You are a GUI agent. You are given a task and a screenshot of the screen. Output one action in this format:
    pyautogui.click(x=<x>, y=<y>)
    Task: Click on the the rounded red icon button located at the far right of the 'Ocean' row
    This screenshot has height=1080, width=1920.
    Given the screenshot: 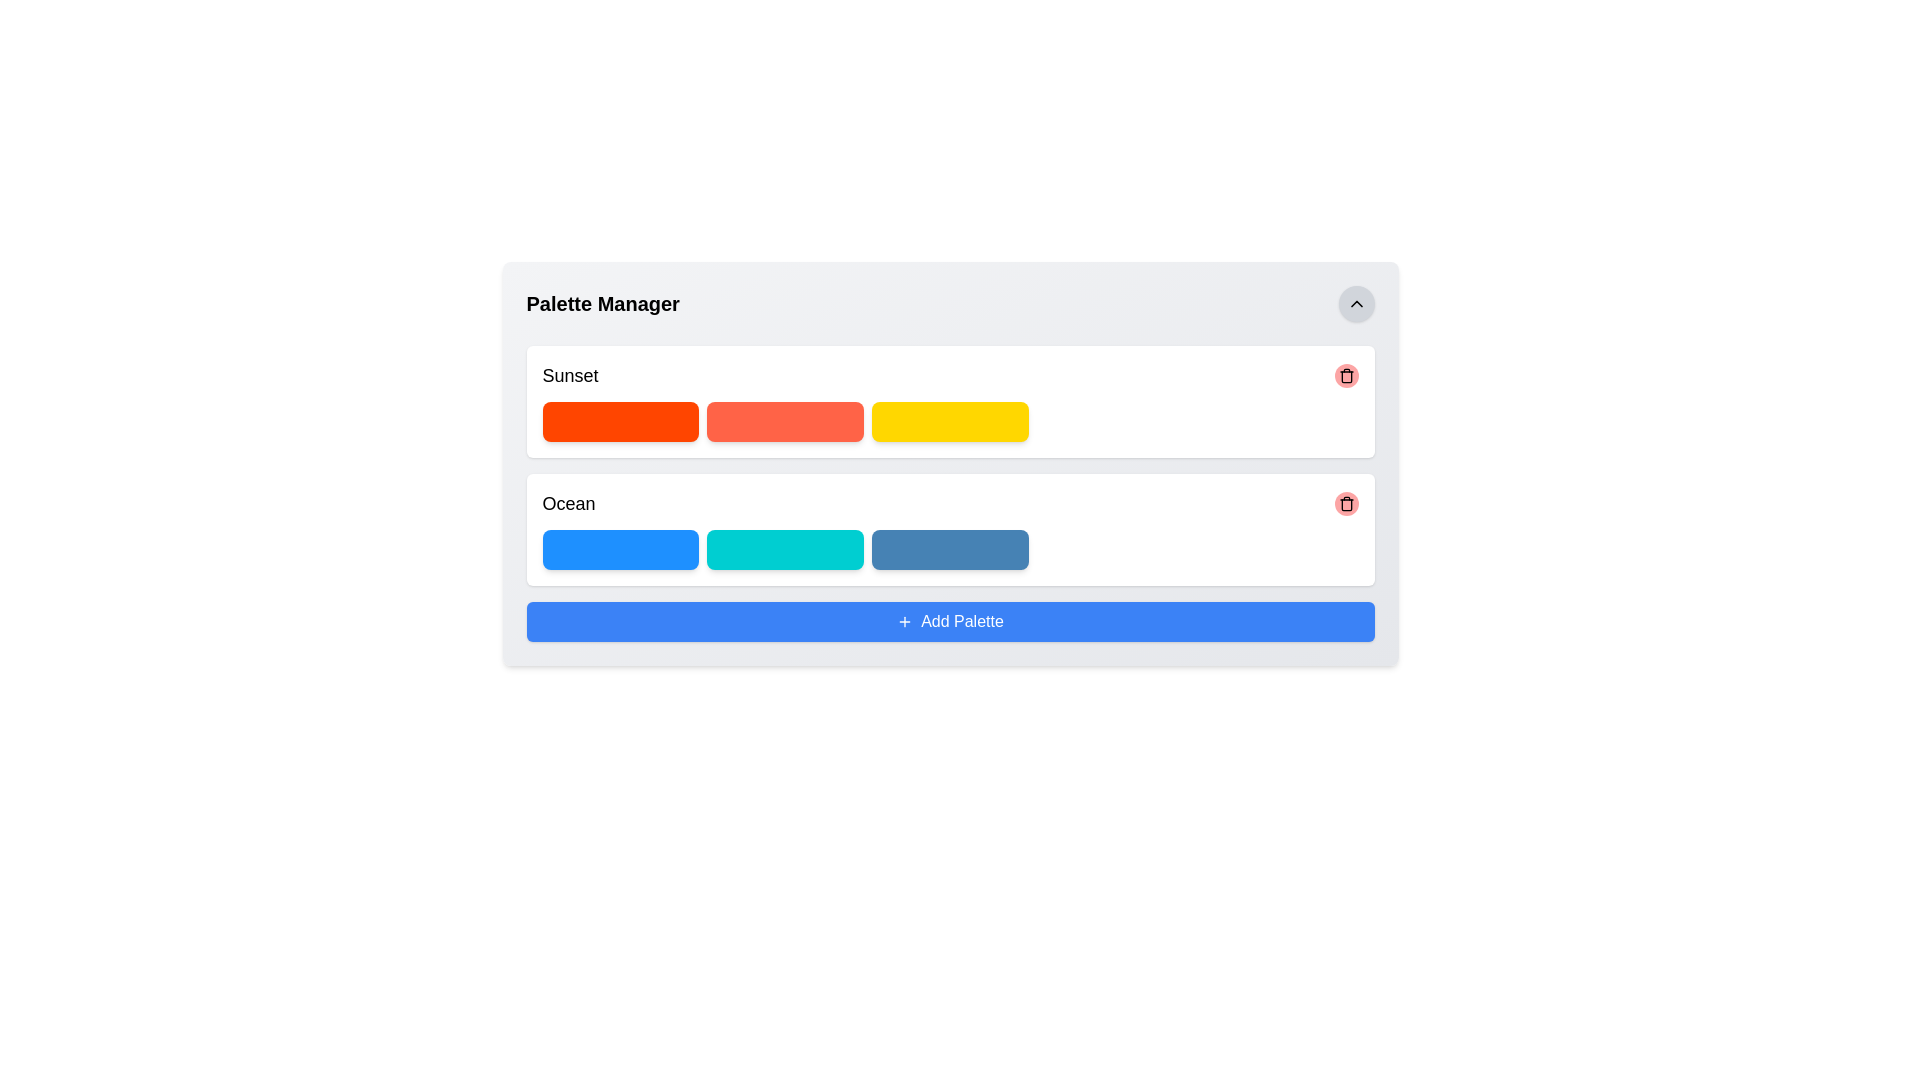 What is the action you would take?
    pyautogui.click(x=1346, y=503)
    